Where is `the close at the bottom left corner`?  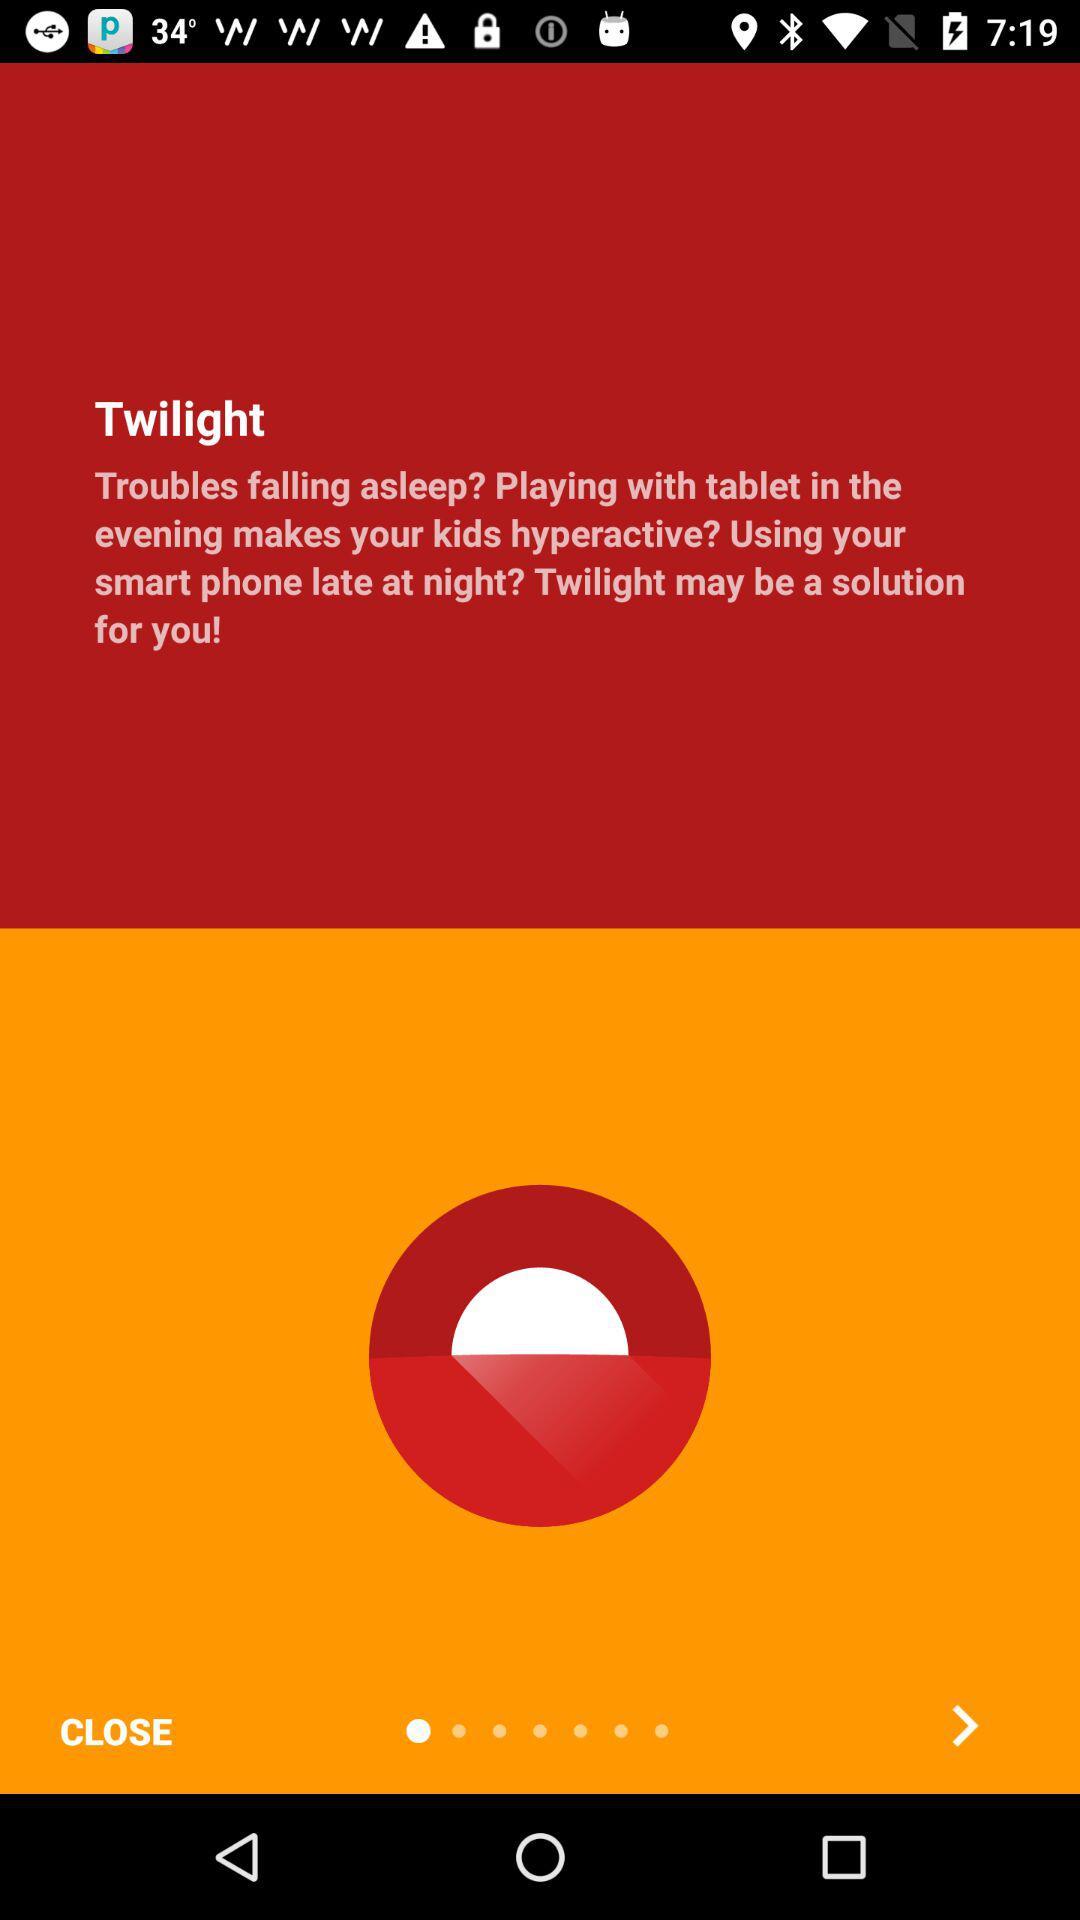
the close at the bottom left corner is located at coordinates (115, 1730).